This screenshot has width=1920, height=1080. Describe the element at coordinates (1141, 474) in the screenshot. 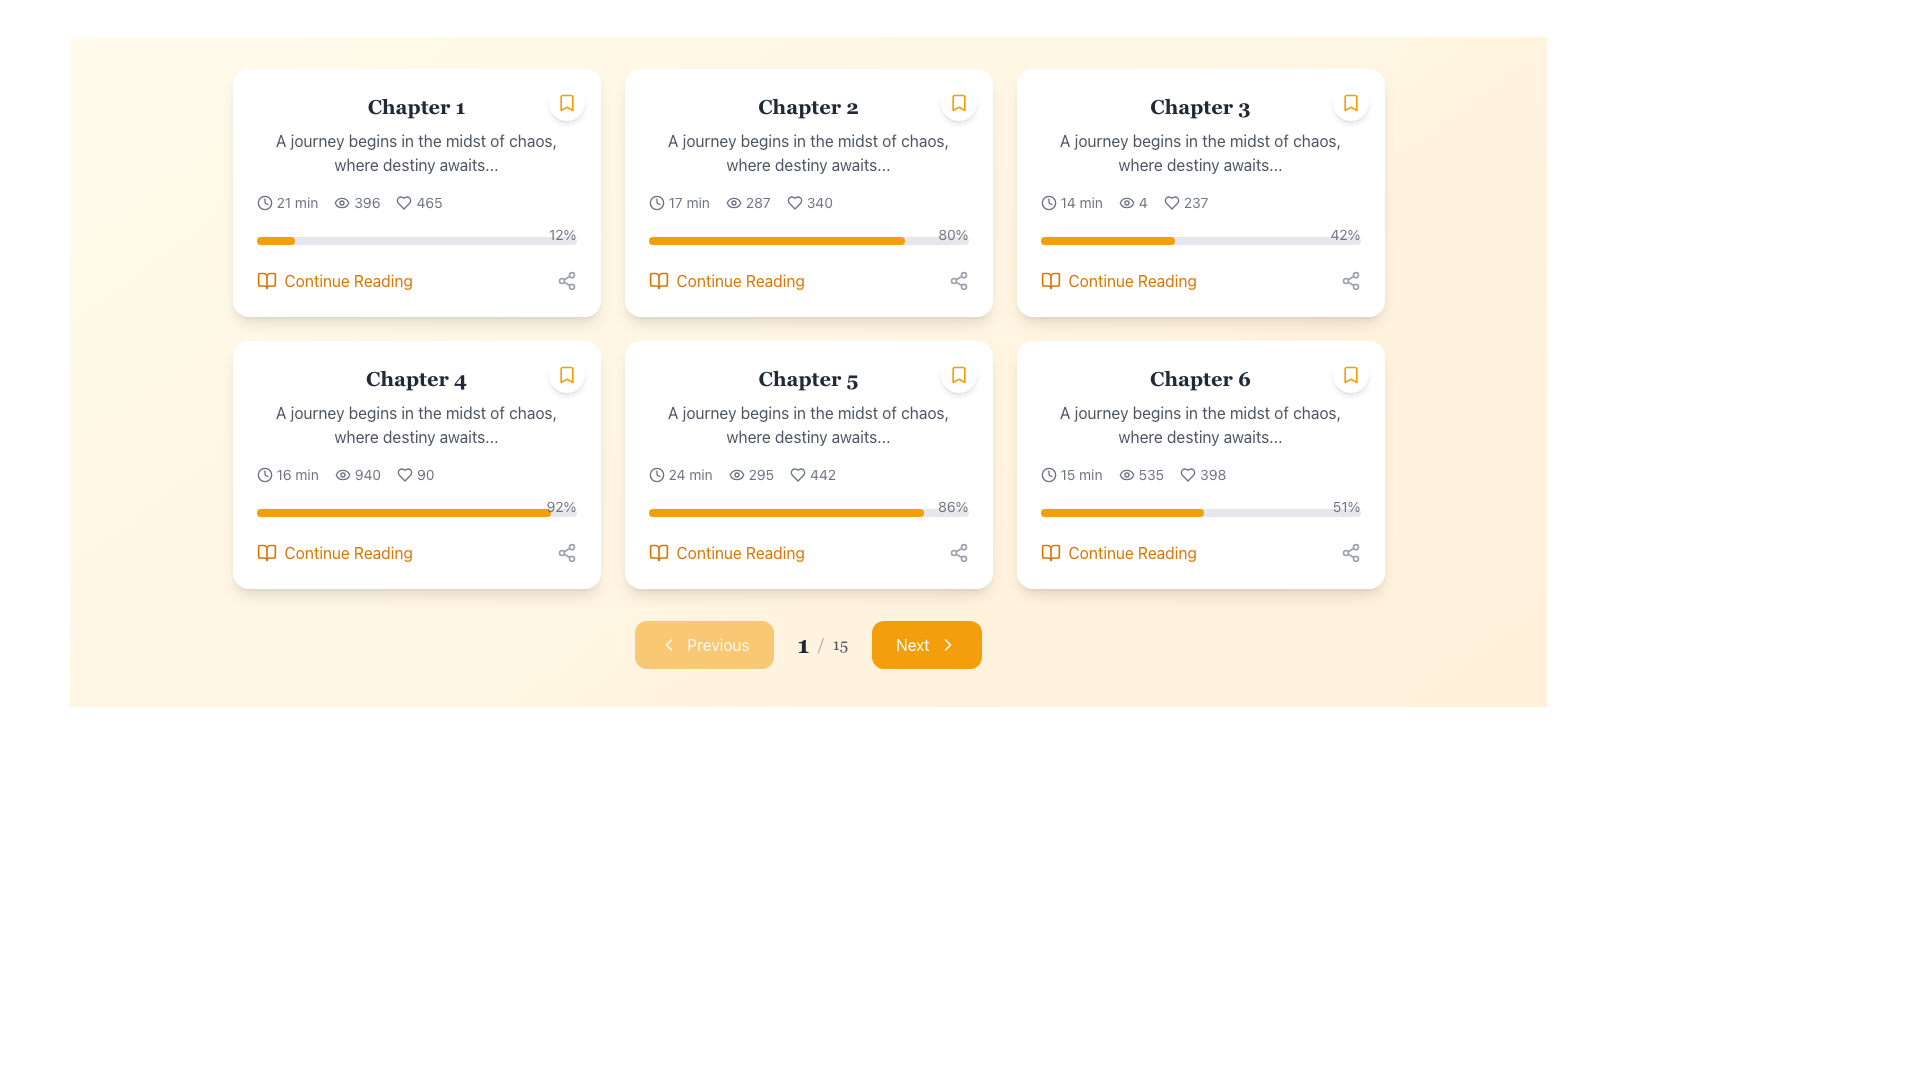

I see `the static text element displaying the number of views '535' associated with the eye icon in Chapter 6, positioned between '15 min' and '398'` at that location.